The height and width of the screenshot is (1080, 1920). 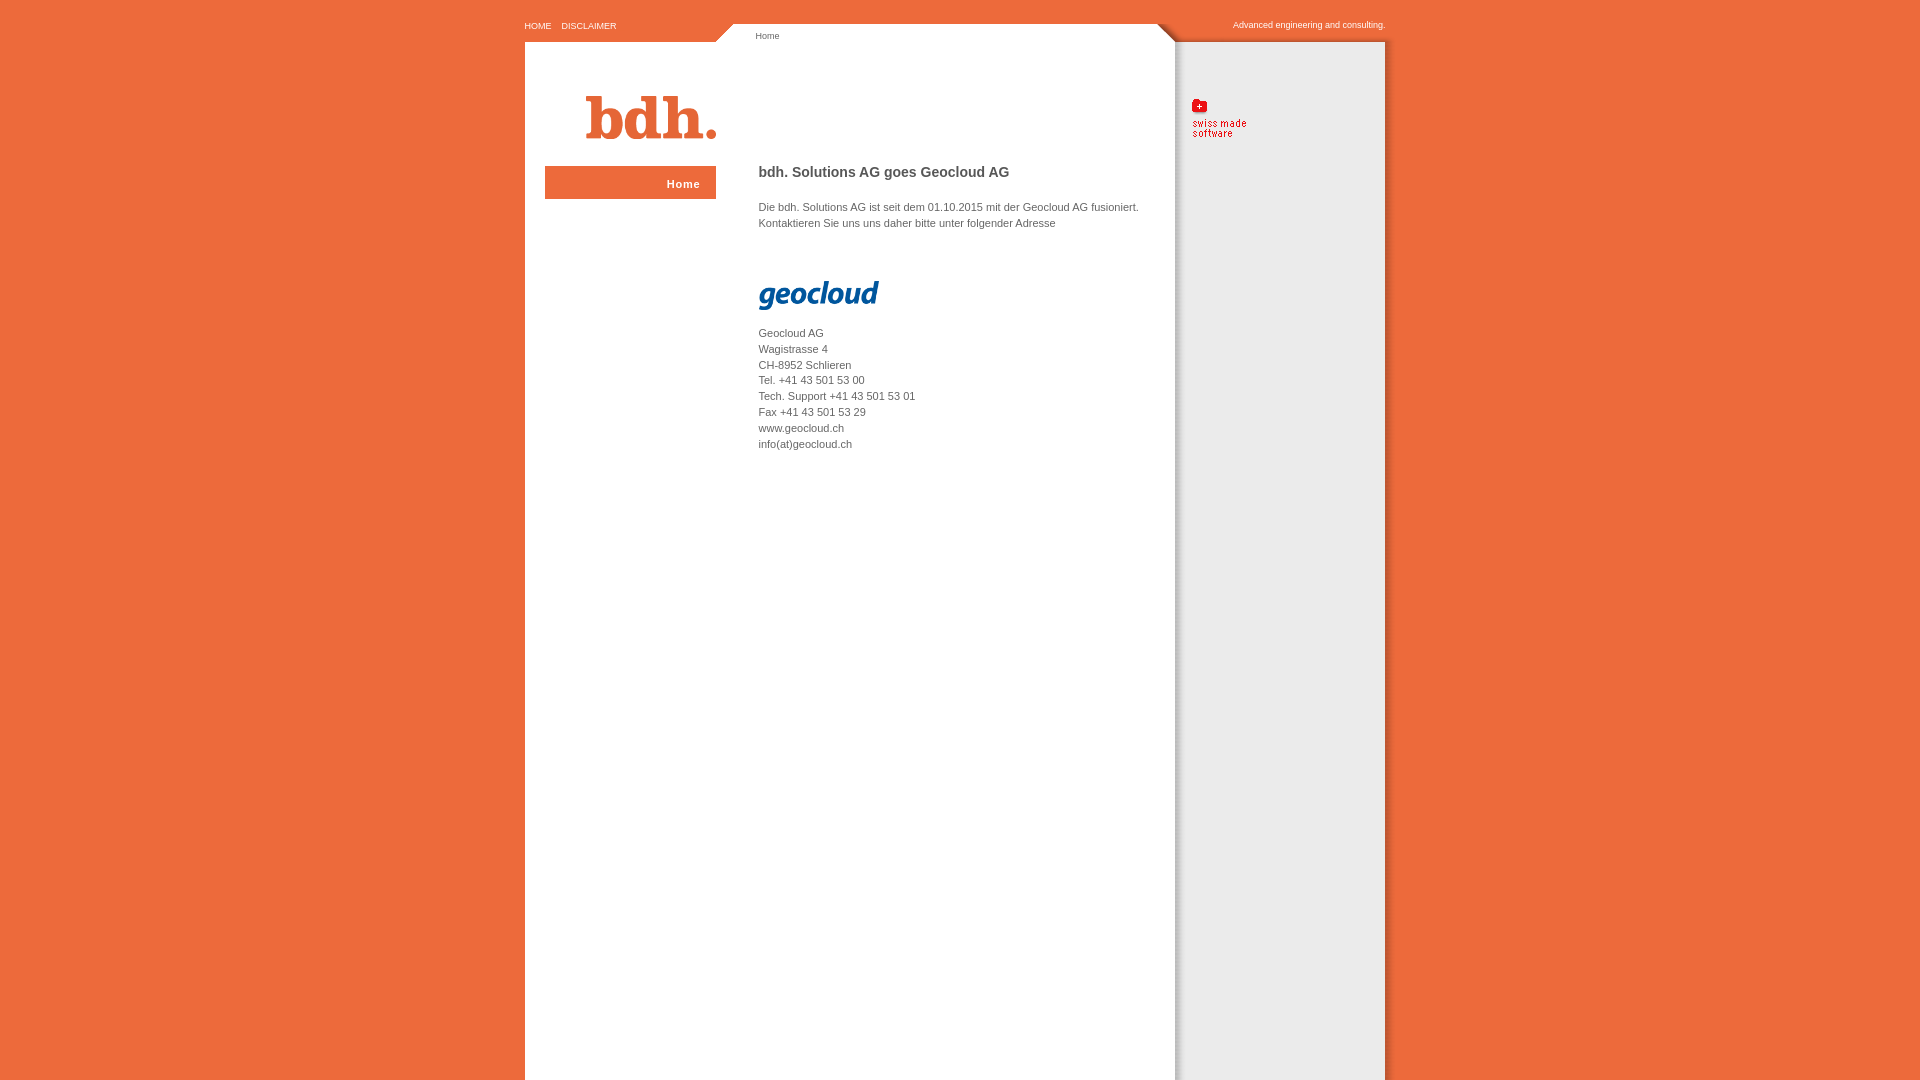 What do you see at coordinates (538, 26) in the screenshot?
I see `'HOME'` at bounding box center [538, 26].